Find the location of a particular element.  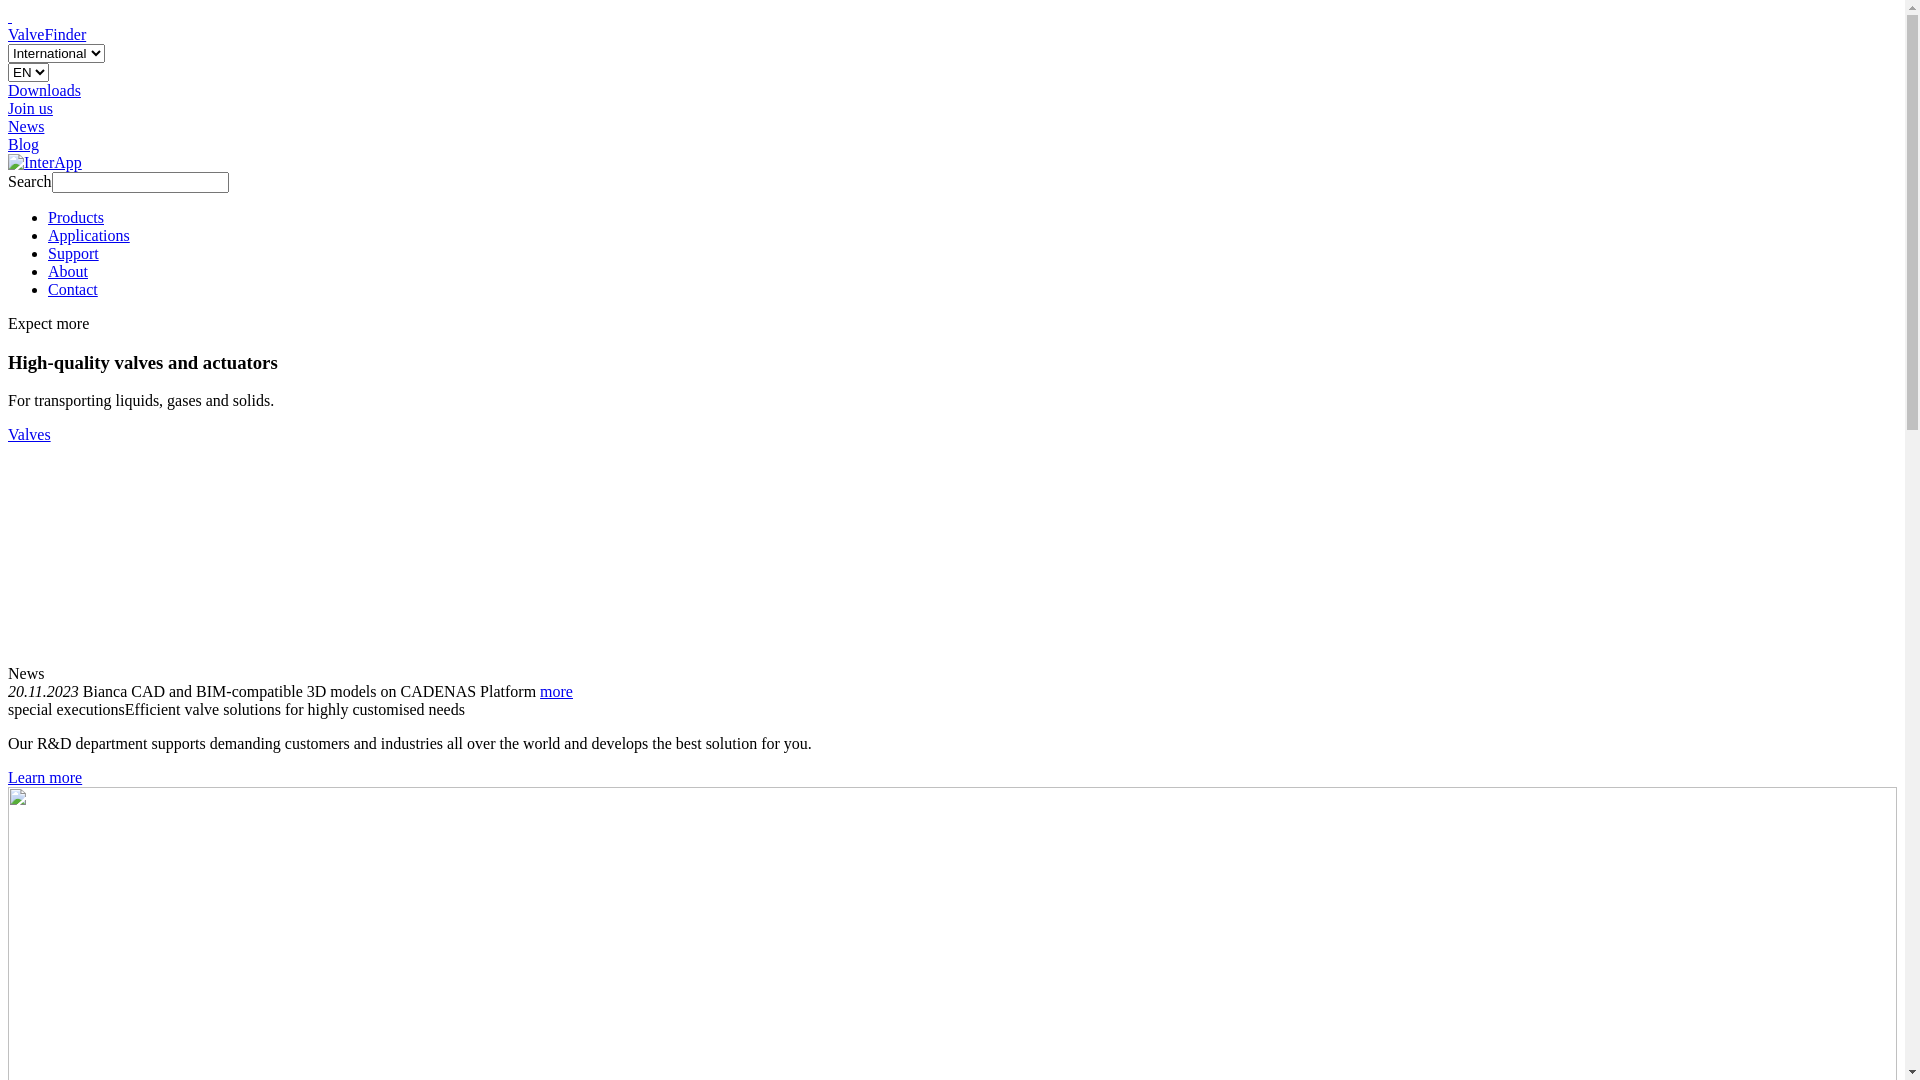

'Products' is located at coordinates (76, 217).